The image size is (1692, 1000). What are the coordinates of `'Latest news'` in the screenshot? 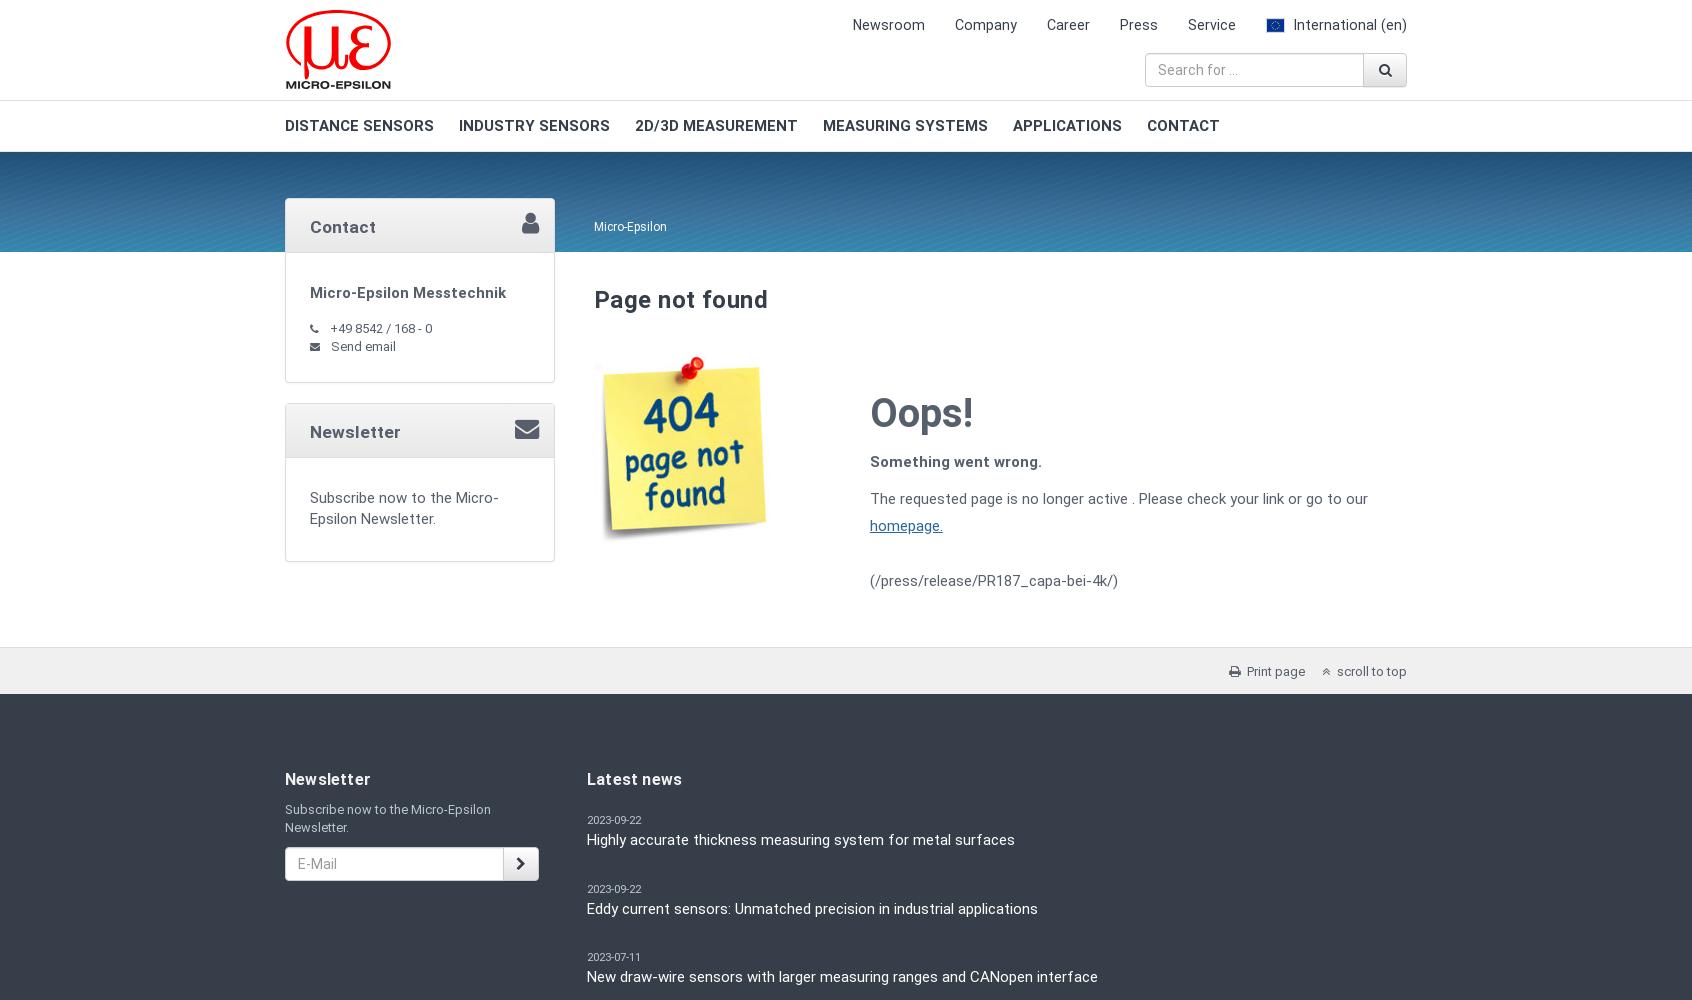 It's located at (633, 778).